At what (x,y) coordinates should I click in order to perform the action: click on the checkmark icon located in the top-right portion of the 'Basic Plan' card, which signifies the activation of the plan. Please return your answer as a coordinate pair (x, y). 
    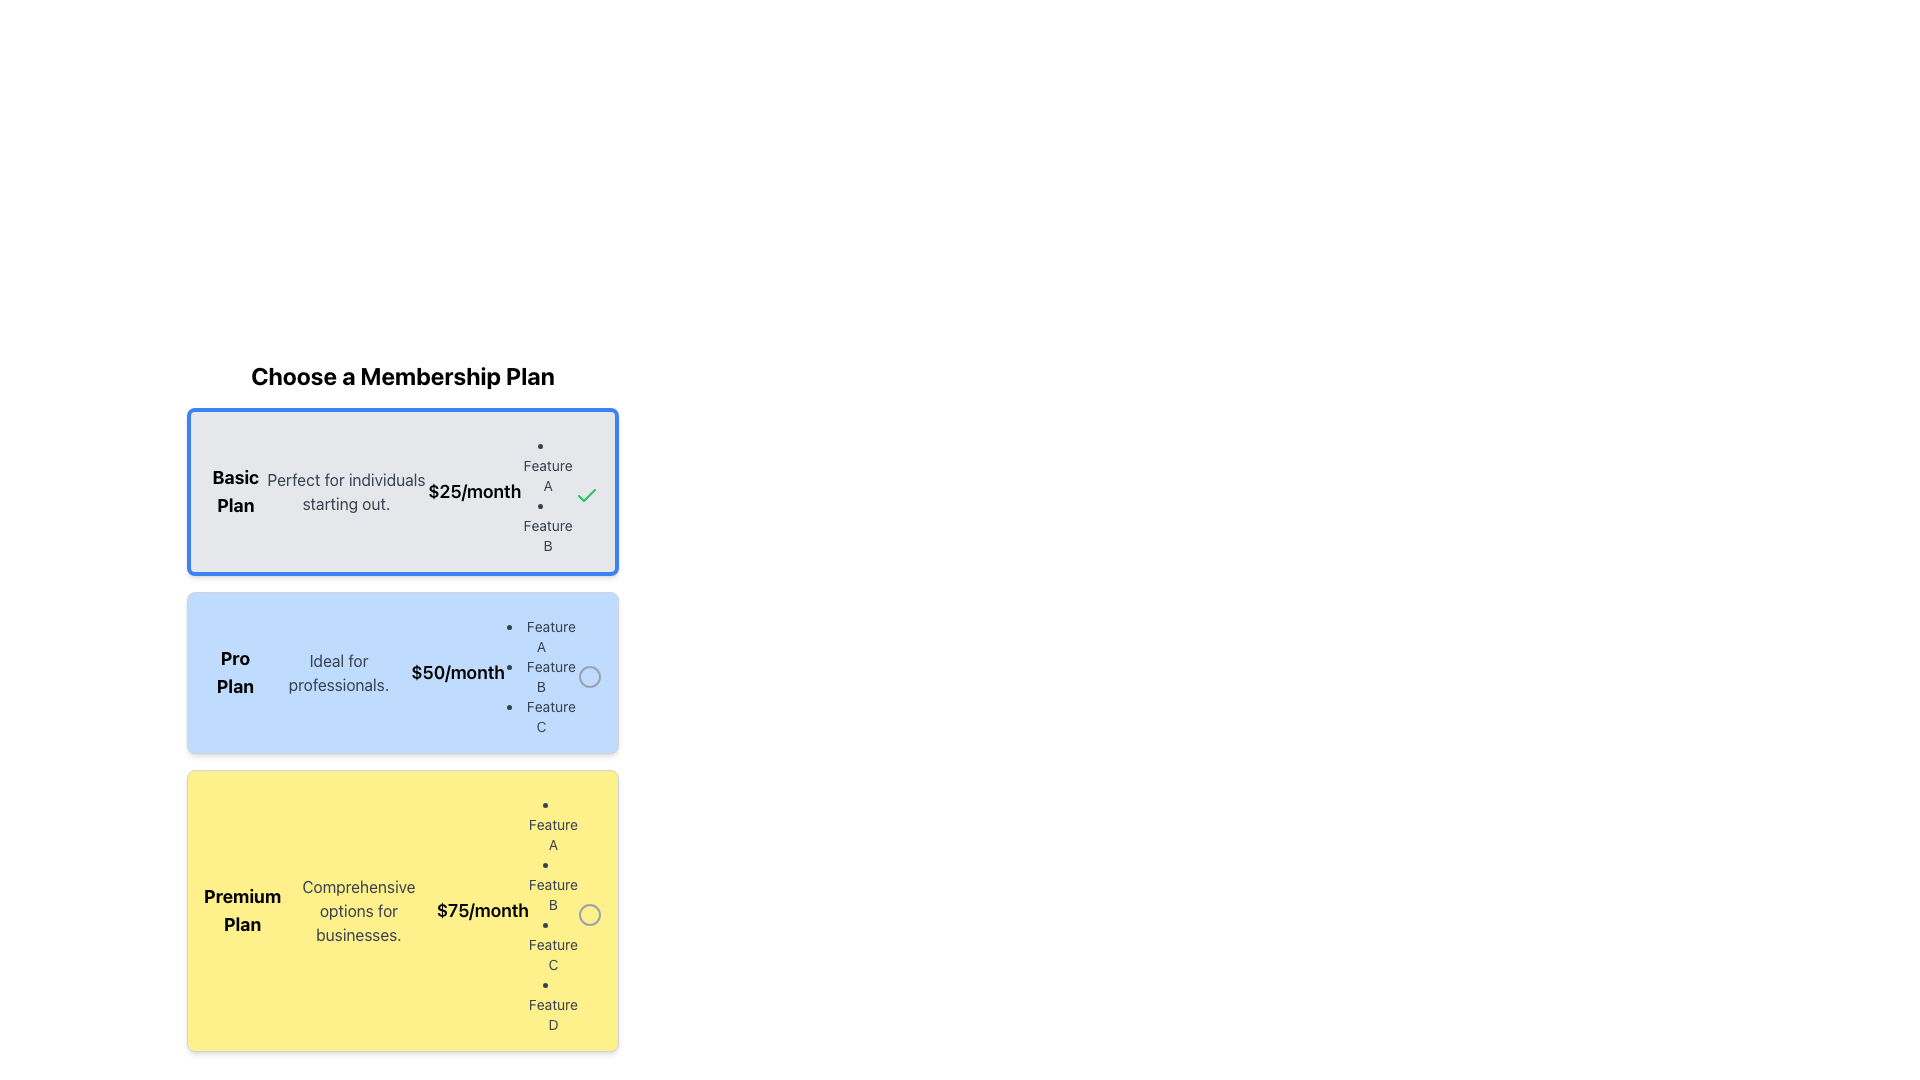
    Looking at the image, I should click on (585, 495).